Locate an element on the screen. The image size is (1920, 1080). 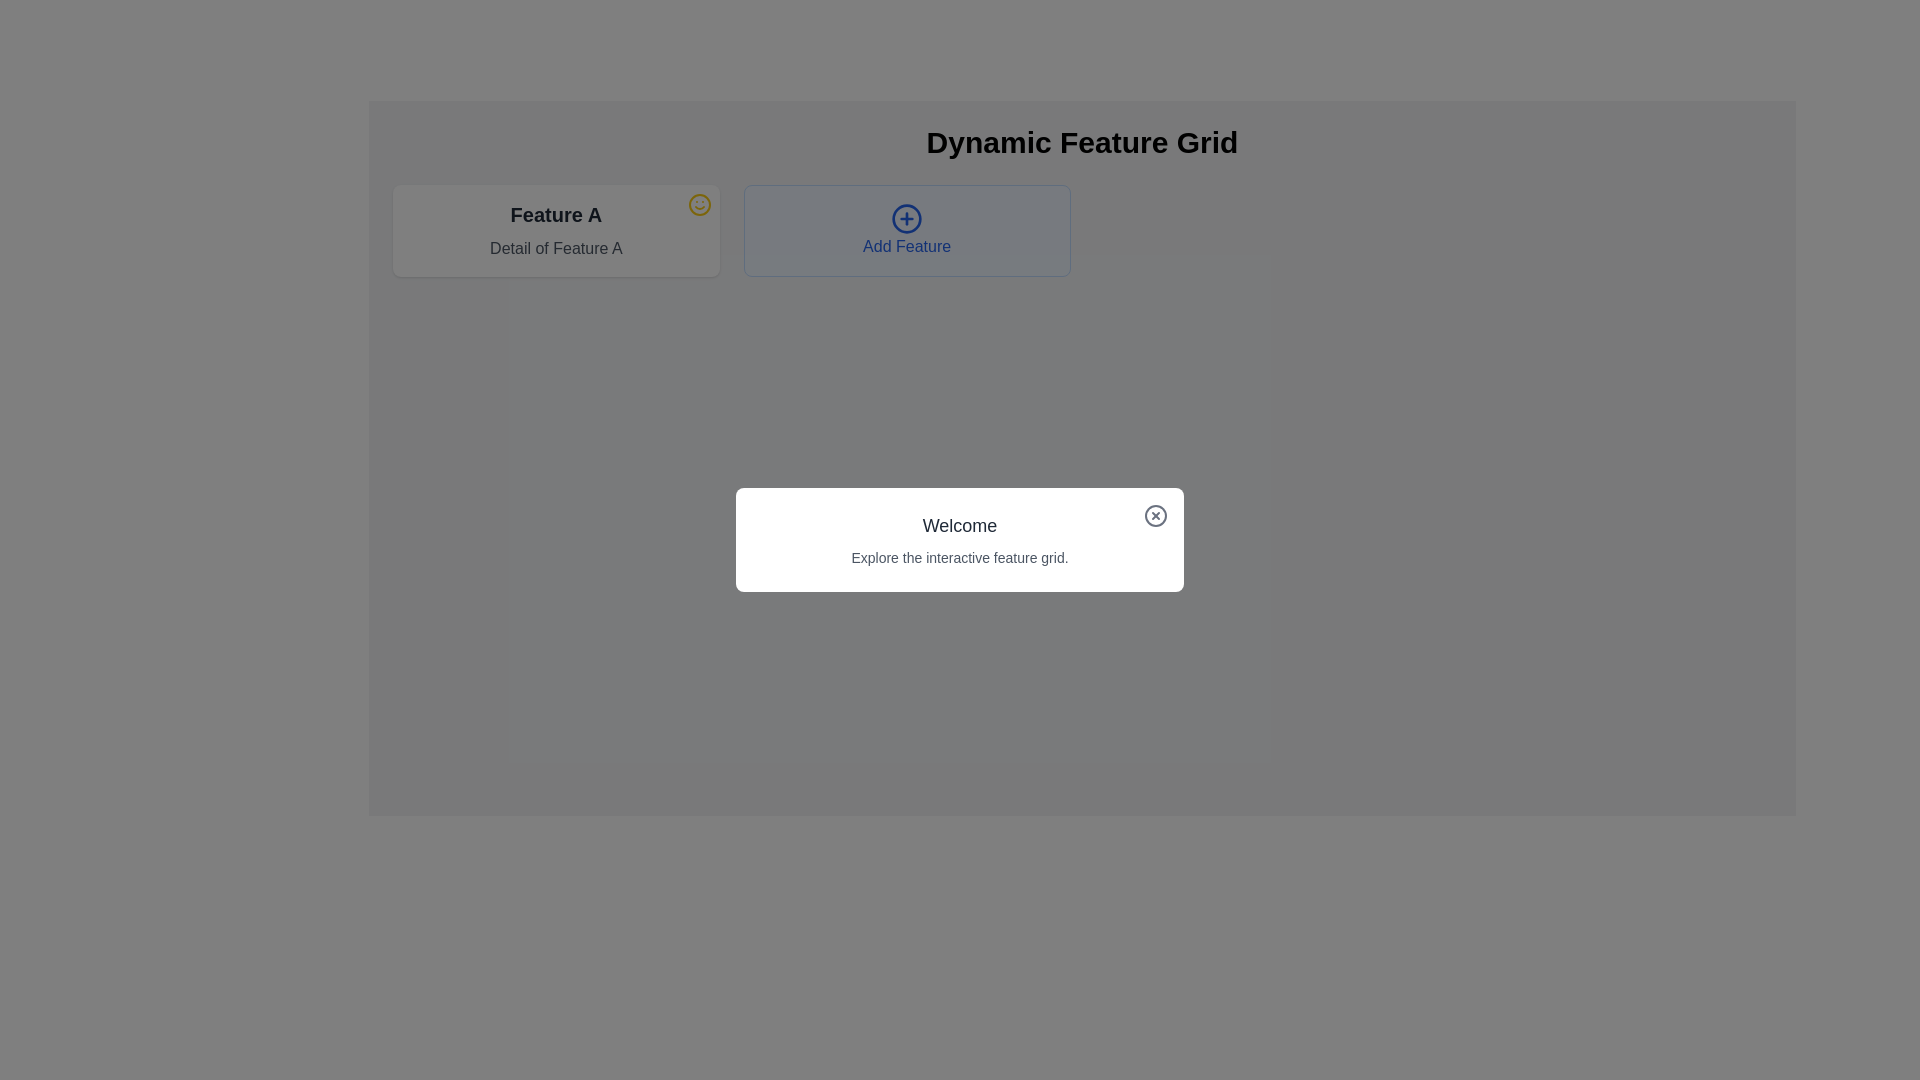
the 'Add Feature' text label, which is styled with a blue font and located beneath a circular '+' icon within a light blue rectangle is located at coordinates (906, 245).